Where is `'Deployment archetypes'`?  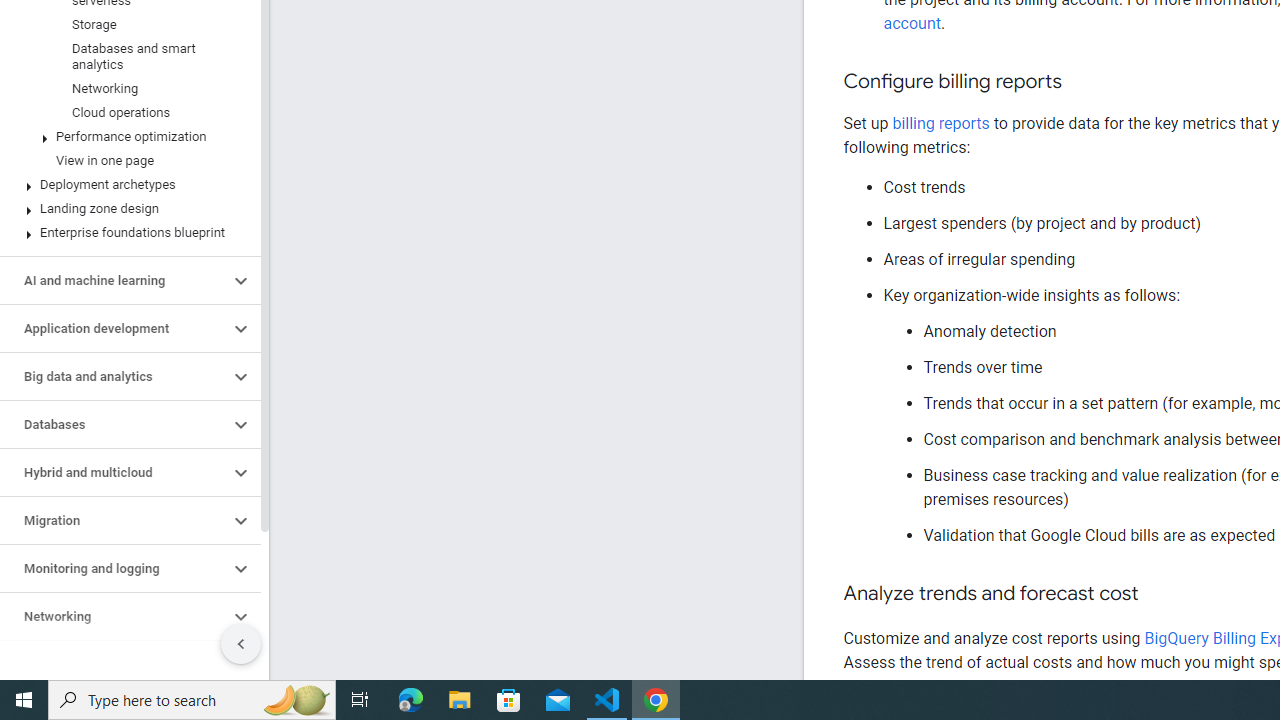
'Deployment archetypes' is located at coordinates (125, 185).